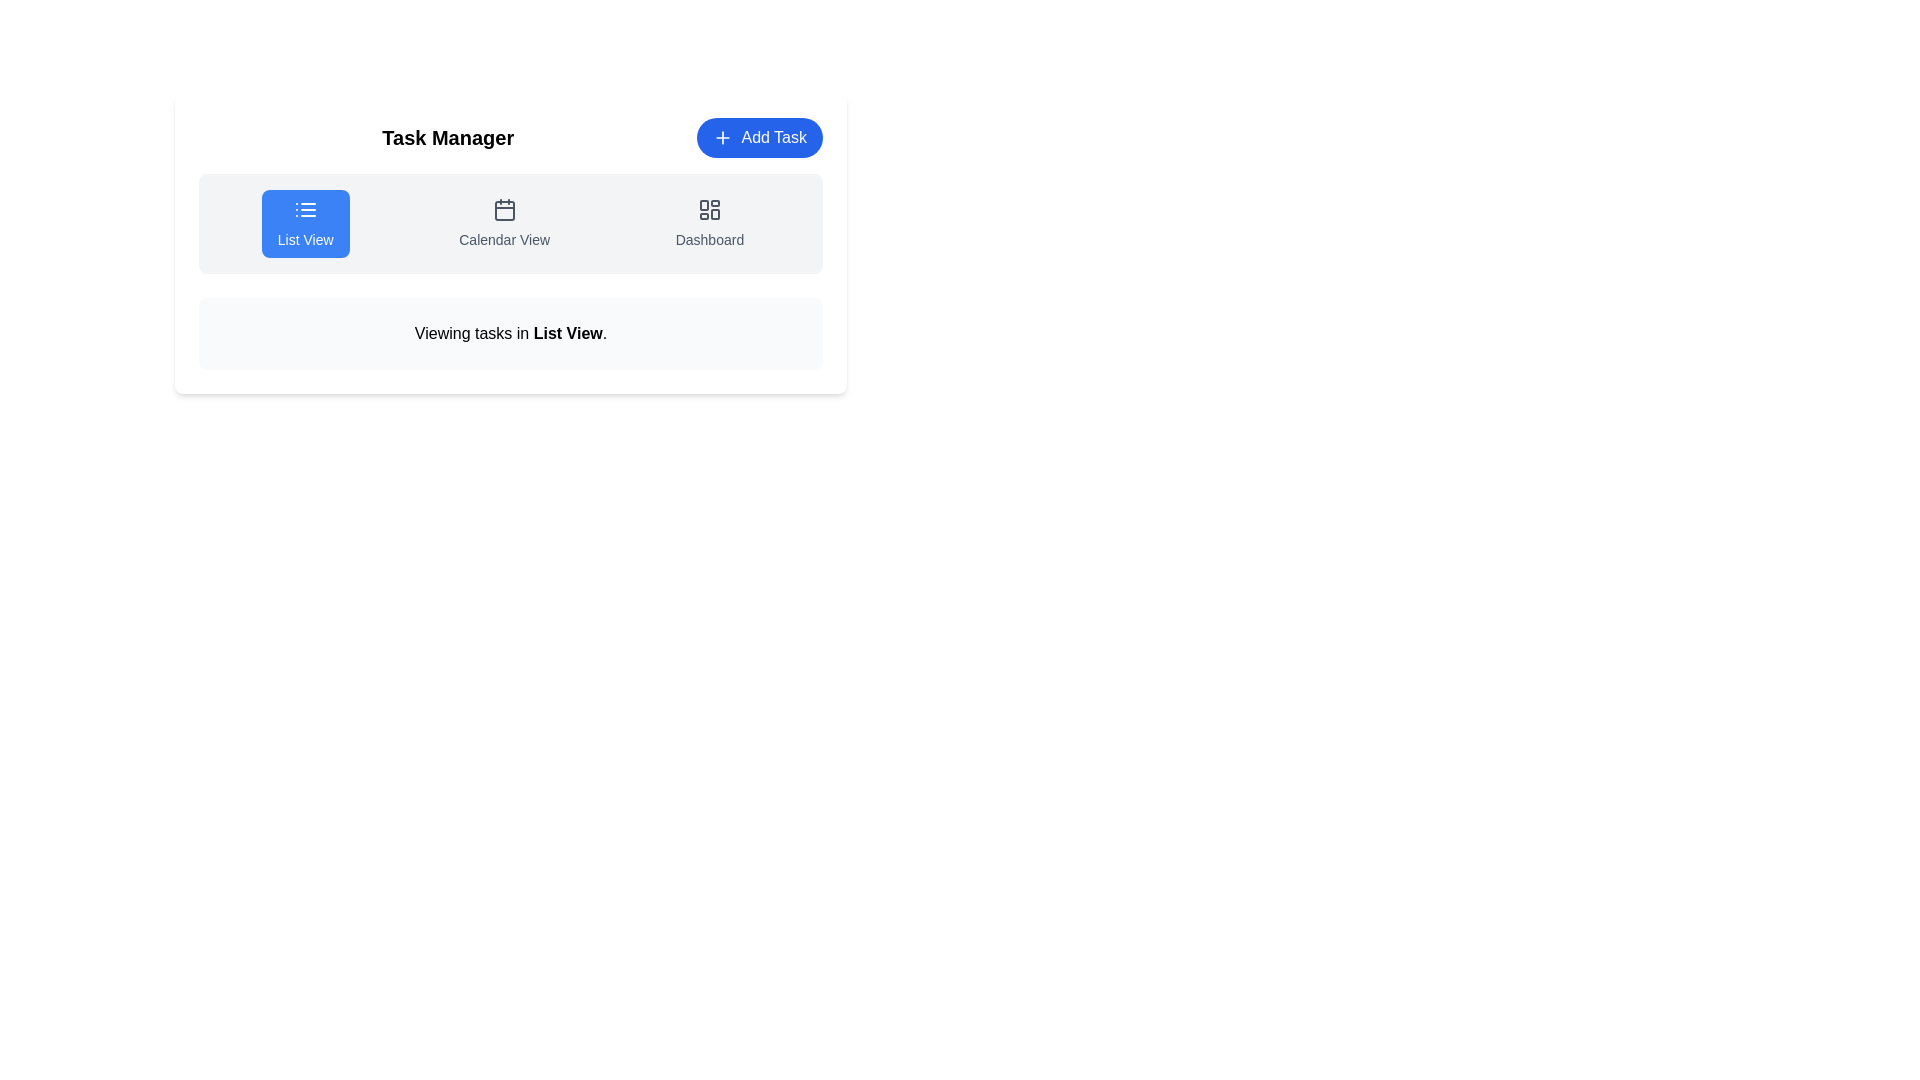 This screenshot has height=1080, width=1920. What do you see at coordinates (709, 223) in the screenshot?
I see `the far-right navigation button in the panel` at bounding box center [709, 223].